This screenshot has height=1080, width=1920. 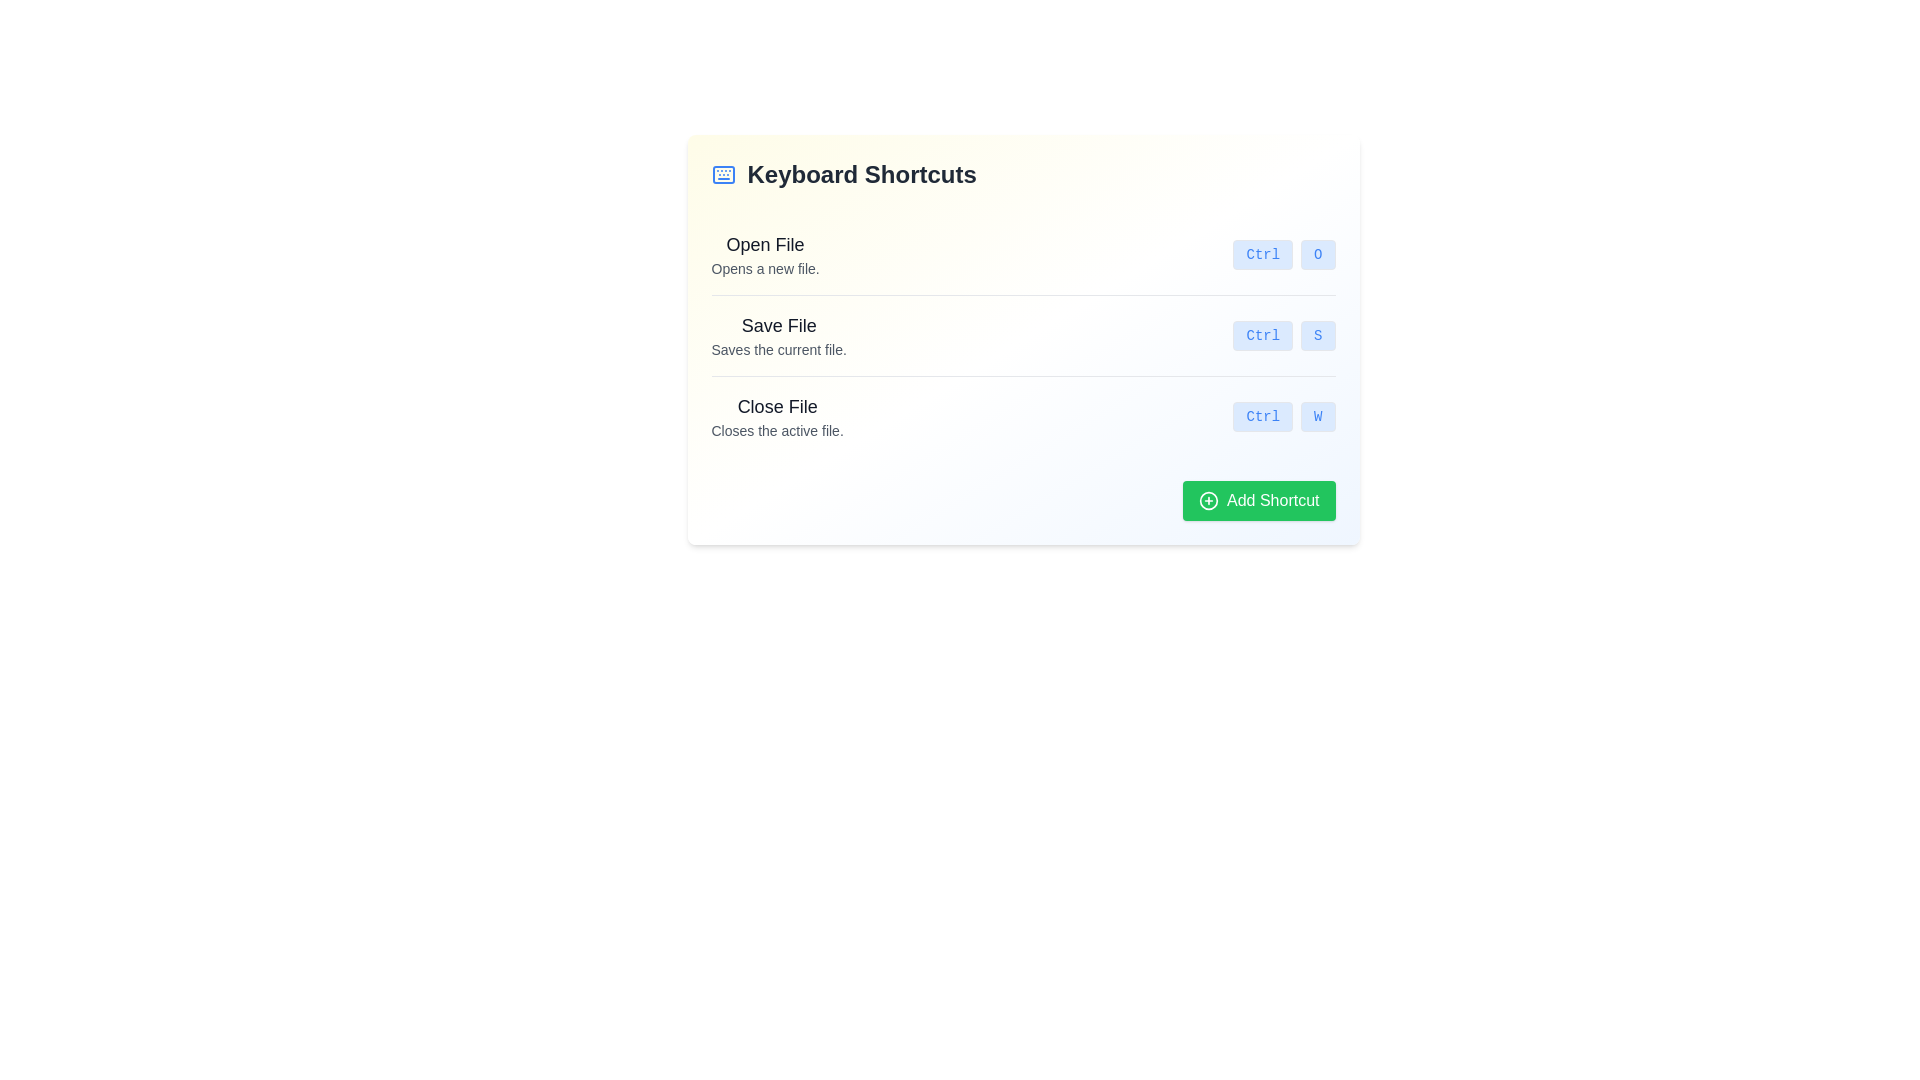 I want to click on the add keyboard shortcut button located at the bottom right corner of the visible group of elements, so click(x=1258, y=500).